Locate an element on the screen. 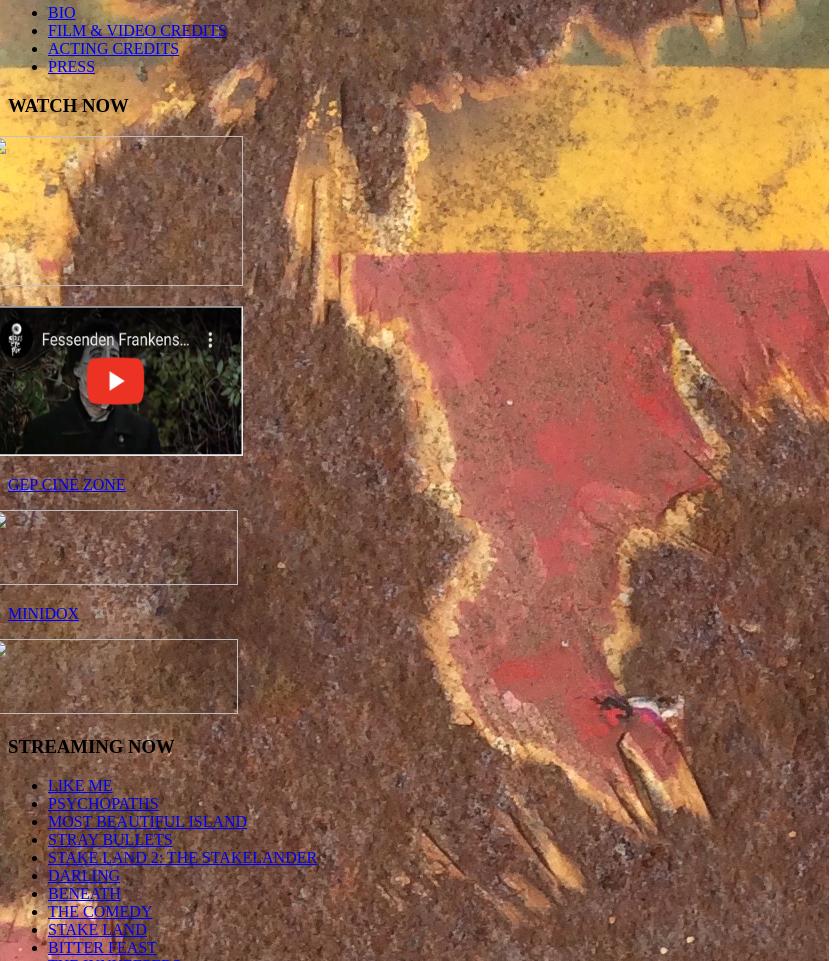  'MOST BEAUTIFUL ISLAND' is located at coordinates (147, 821).